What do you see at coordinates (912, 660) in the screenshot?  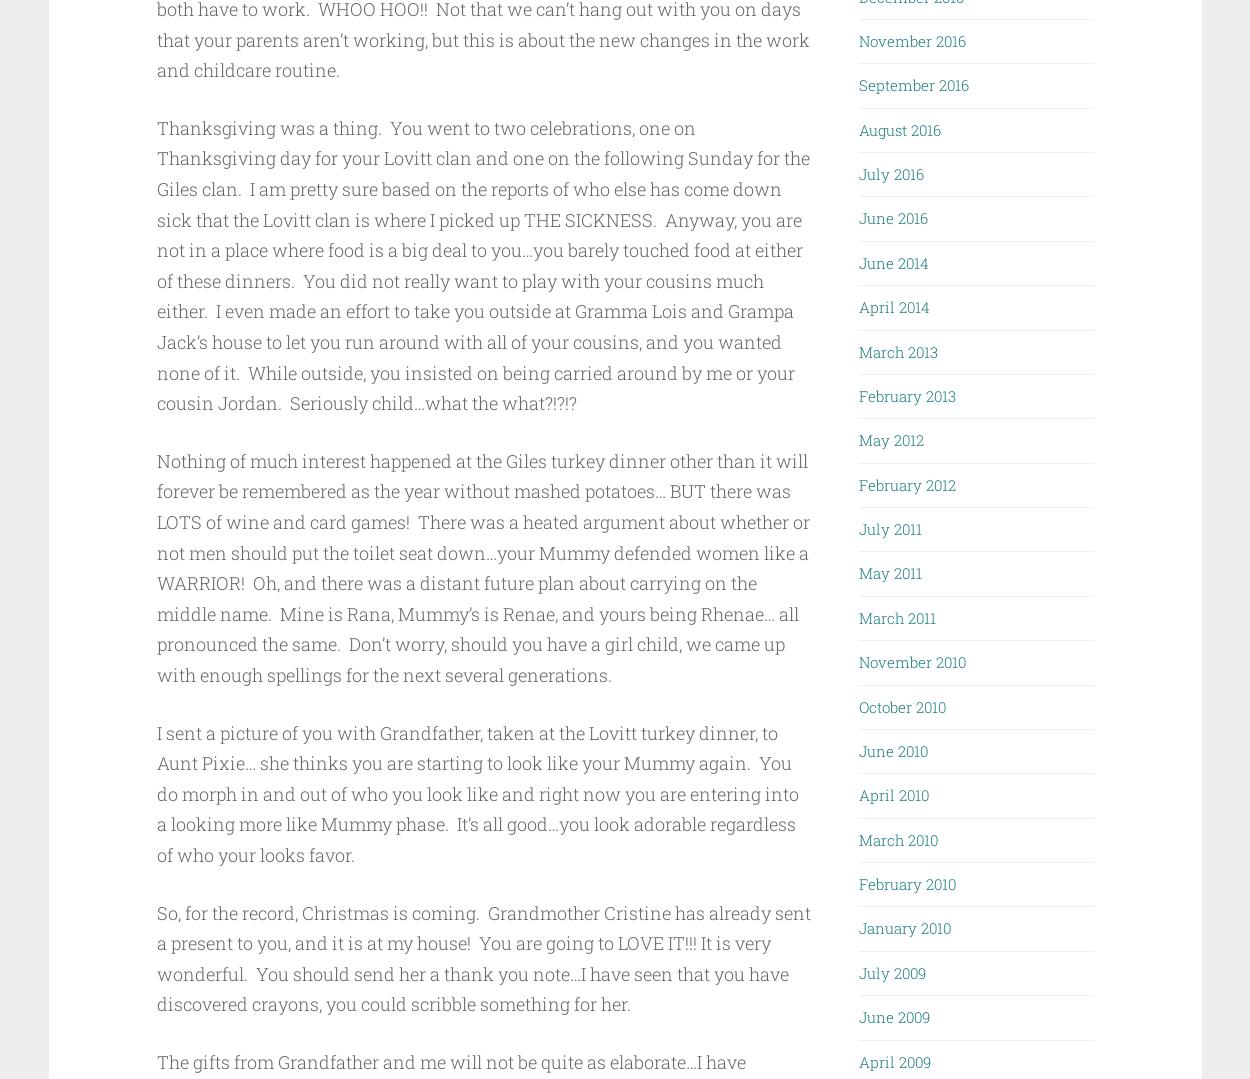 I see `'November 2010'` at bounding box center [912, 660].